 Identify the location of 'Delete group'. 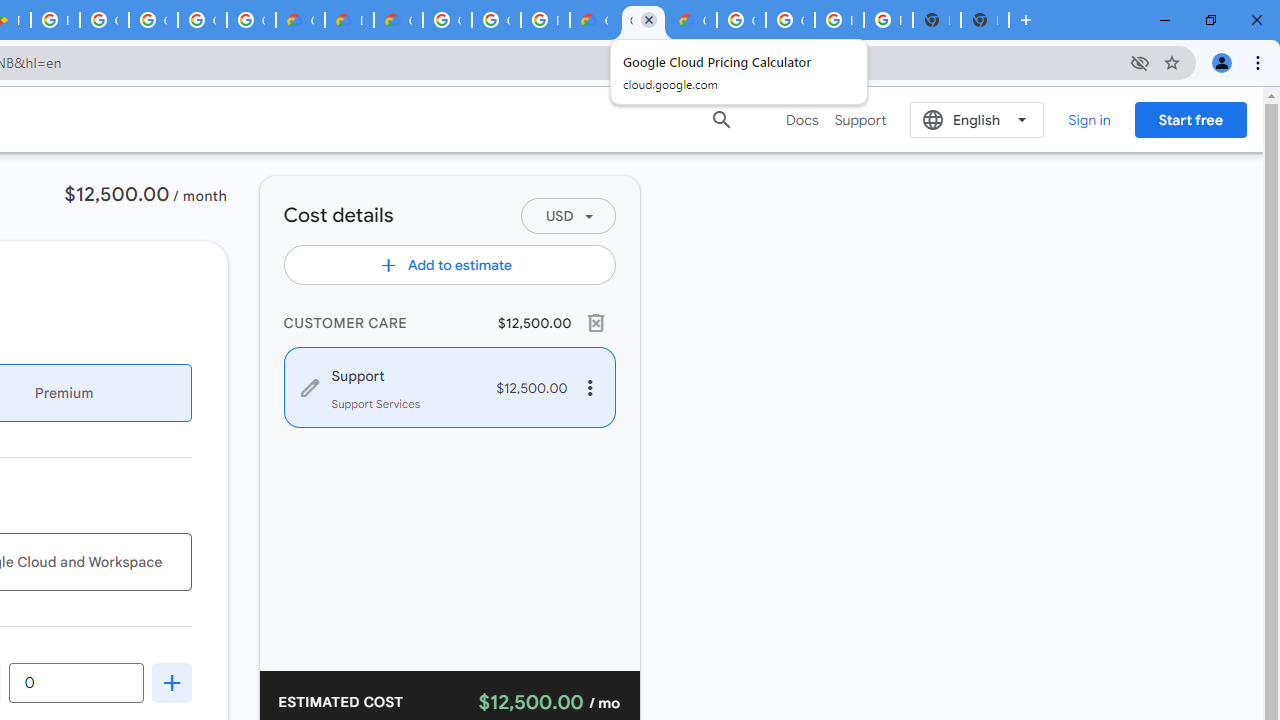
(594, 321).